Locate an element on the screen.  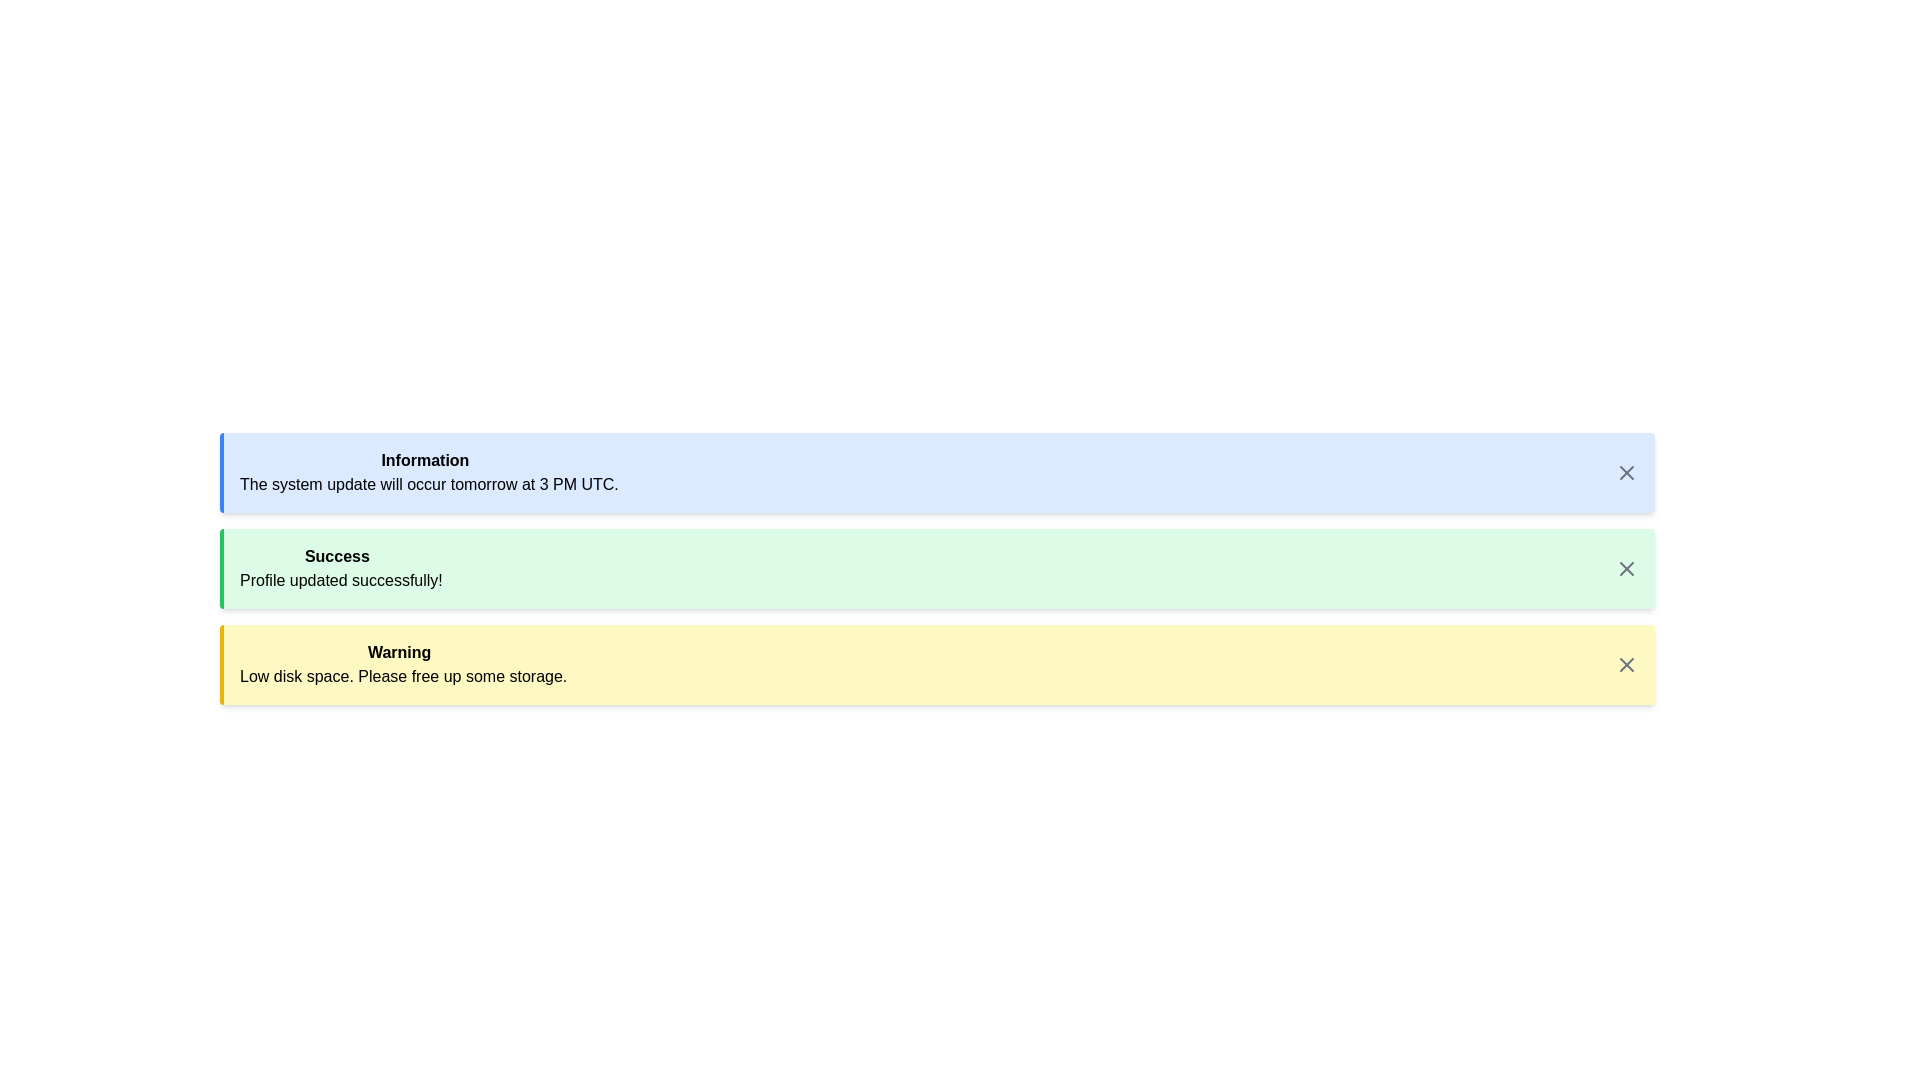
the close button located on the far-right edge of the notification bar is located at coordinates (1627, 664).